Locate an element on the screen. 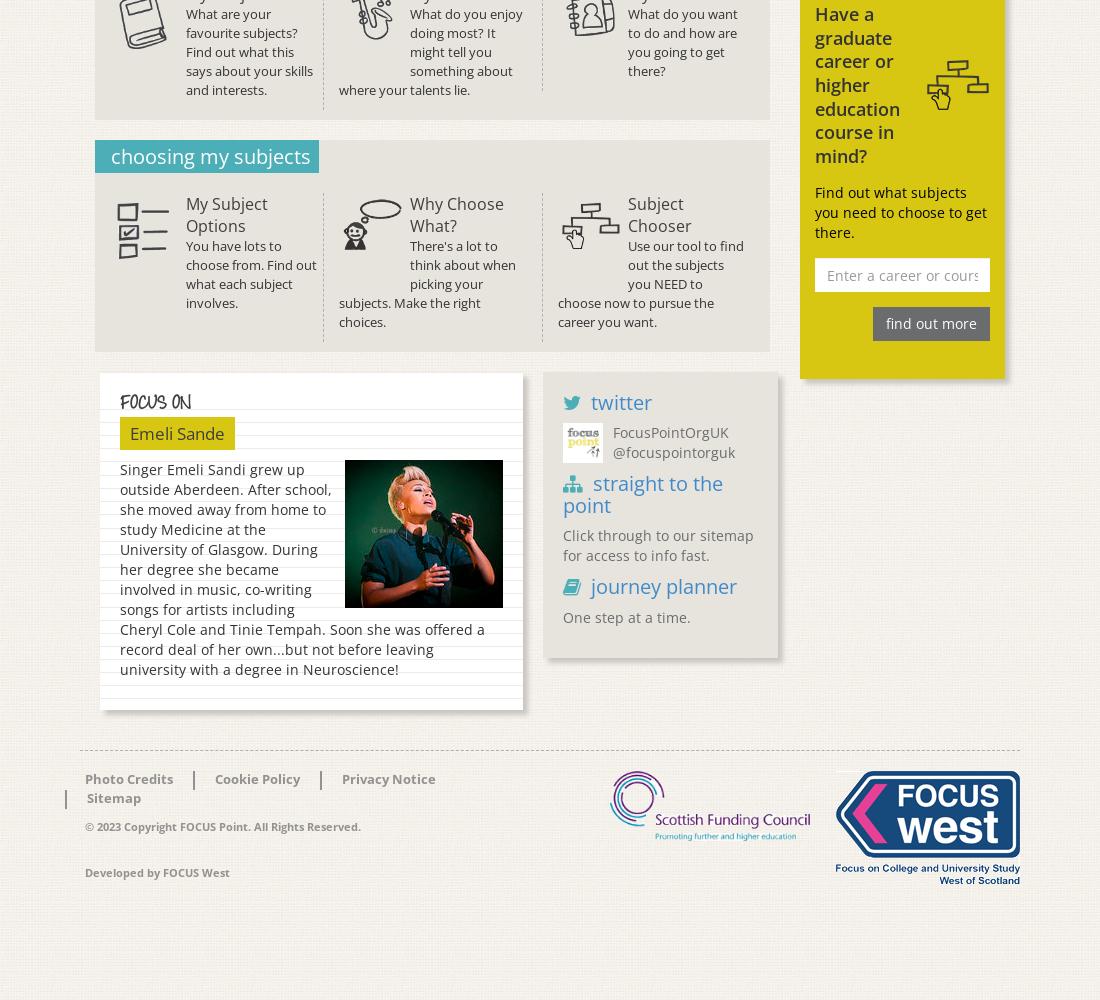 The width and height of the screenshot is (1100, 1000). 'What do you want to do and how are you going to get there?' is located at coordinates (627, 41).